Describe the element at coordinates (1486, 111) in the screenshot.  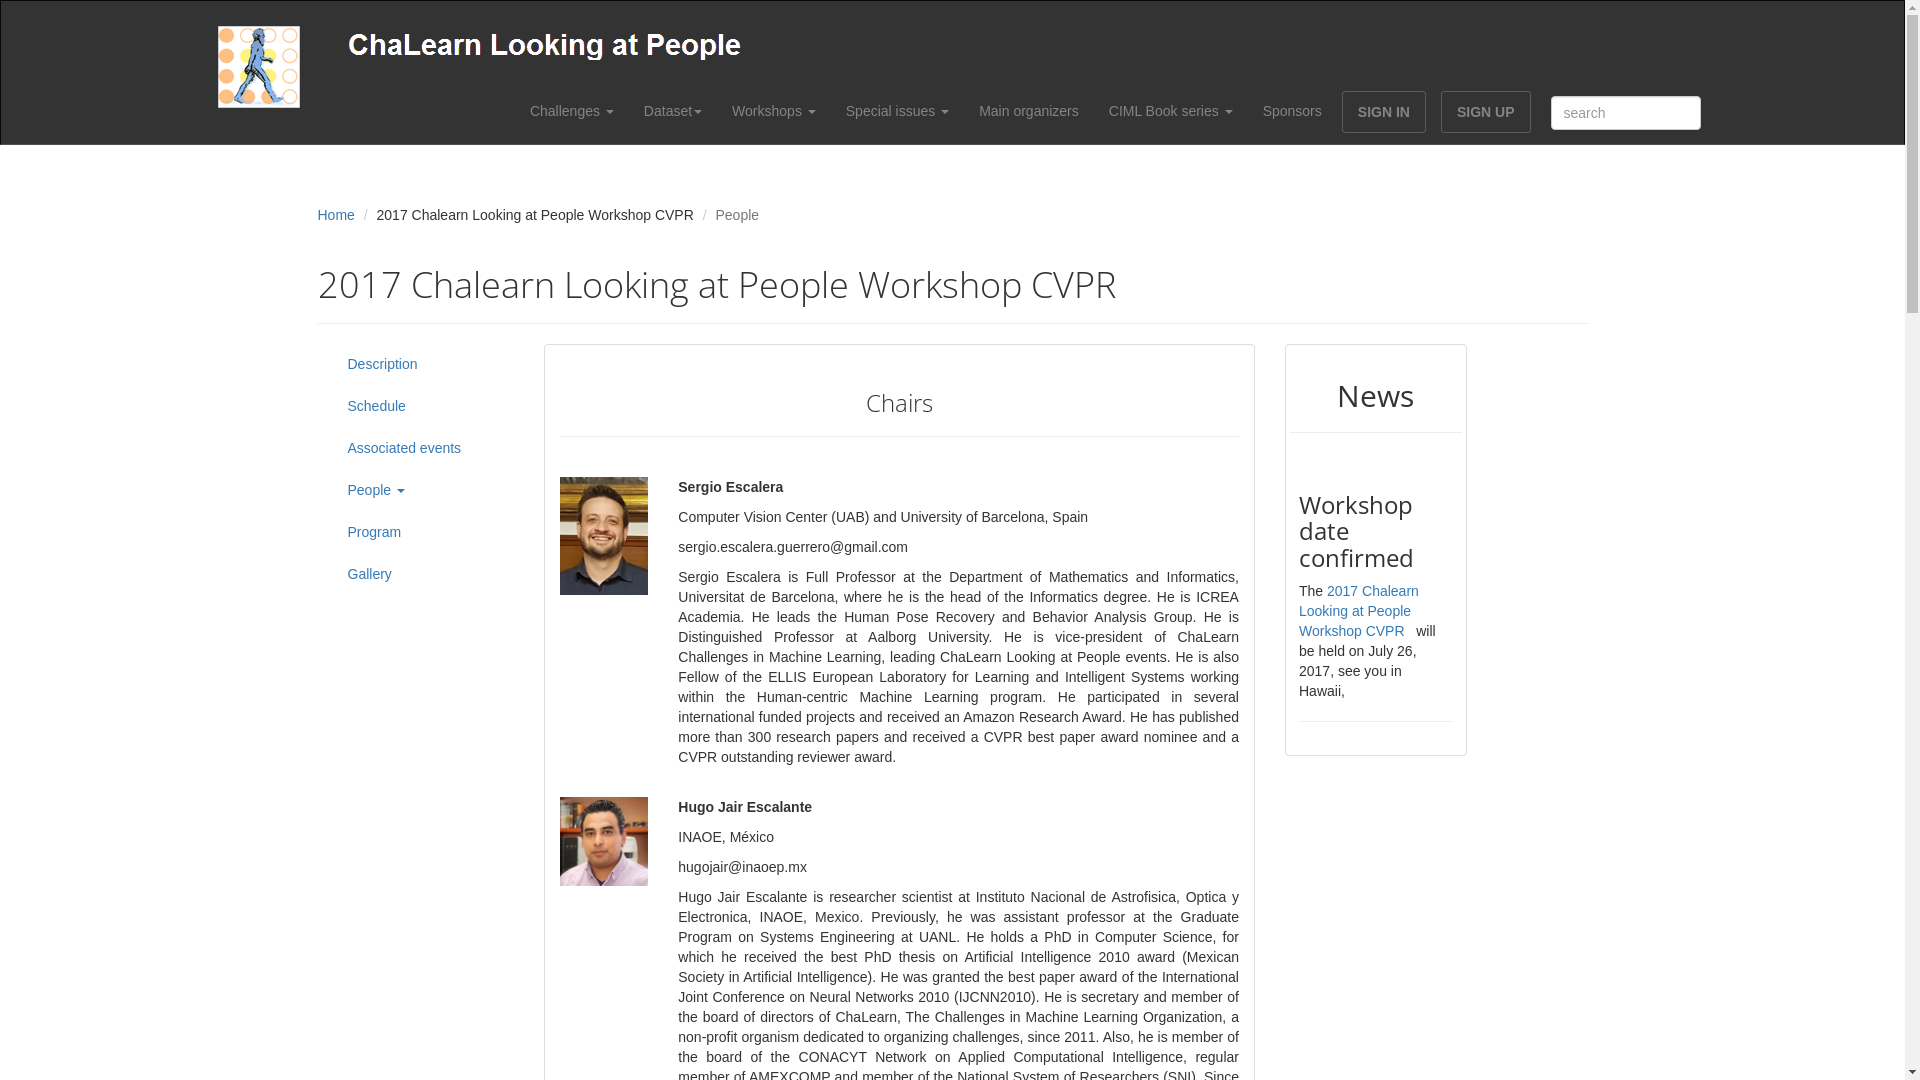
I see `'SIGN UP'` at that location.